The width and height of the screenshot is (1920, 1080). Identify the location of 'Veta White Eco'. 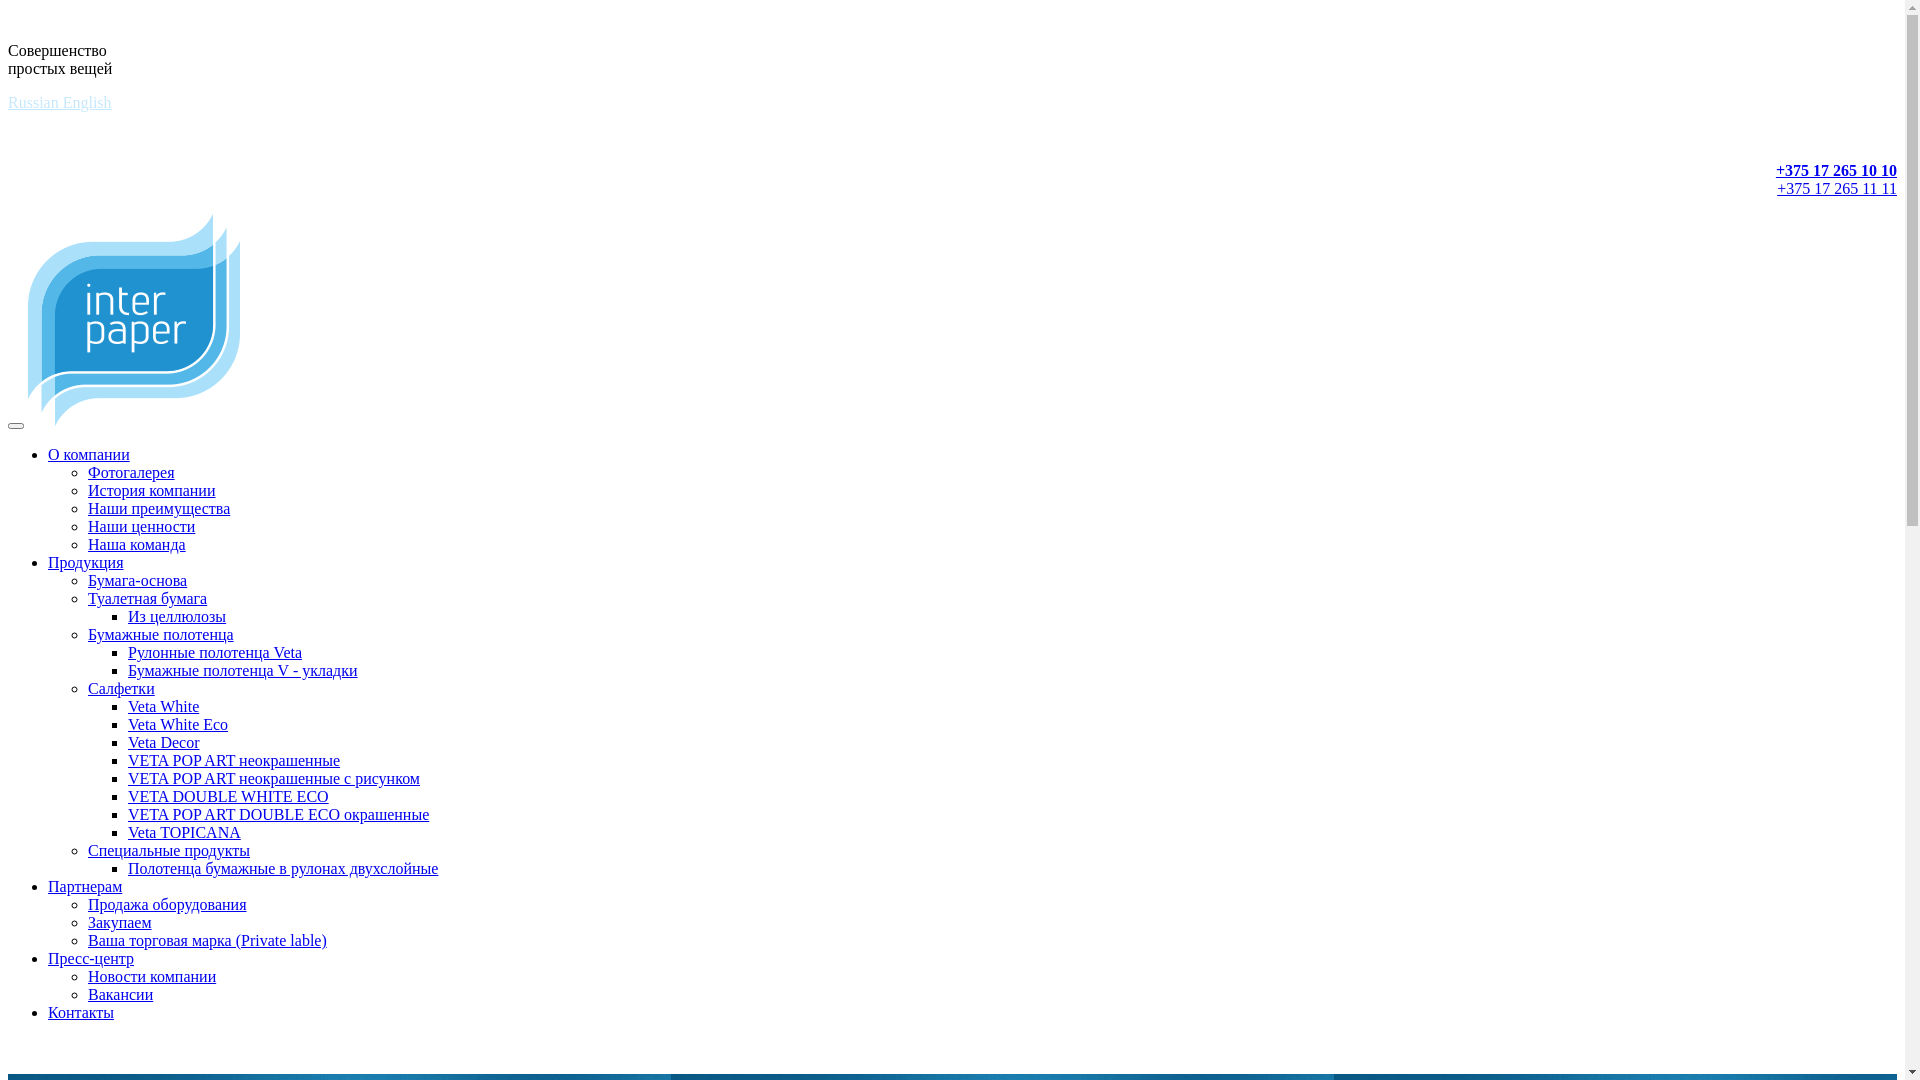
(177, 724).